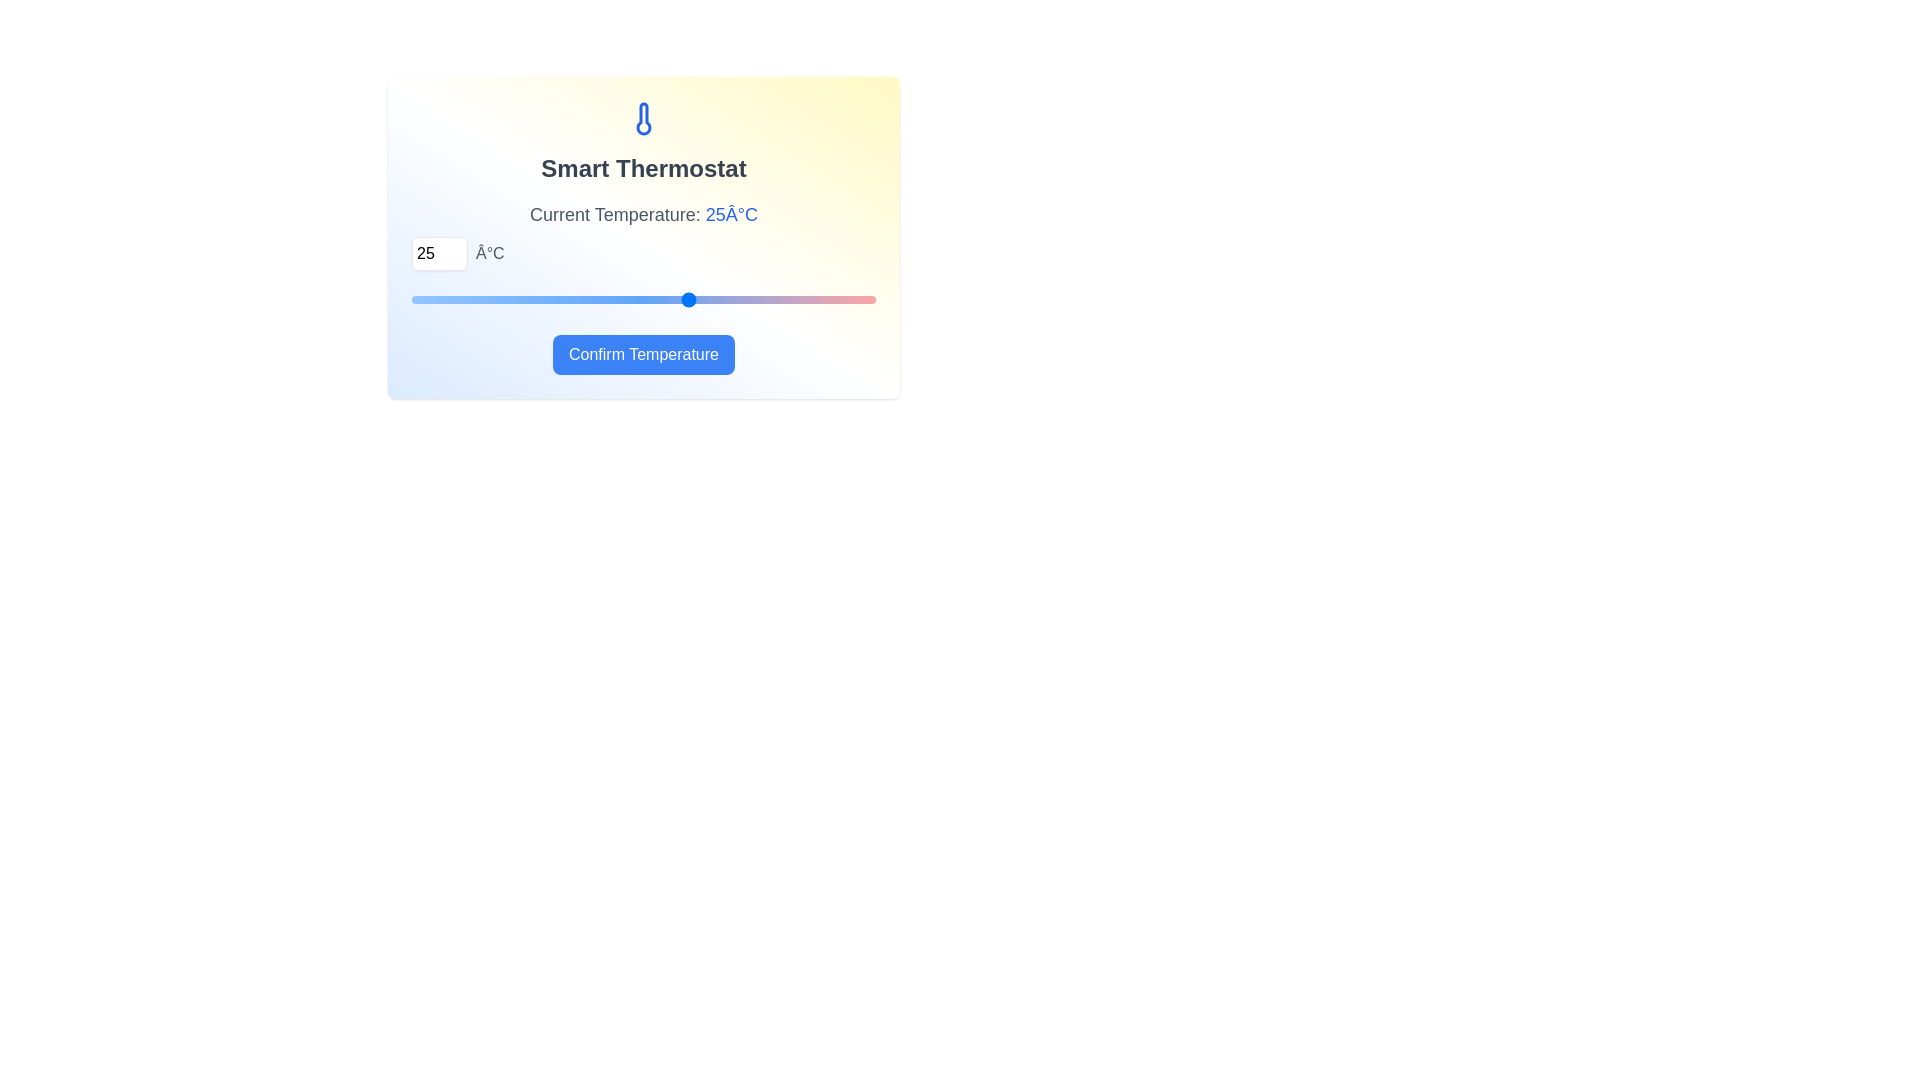 Image resolution: width=1920 pixels, height=1080 pixels. Describe the element at coordinates (439, 253) in the screenshot. I see `the temperature to 26°C using the input field` at that location.